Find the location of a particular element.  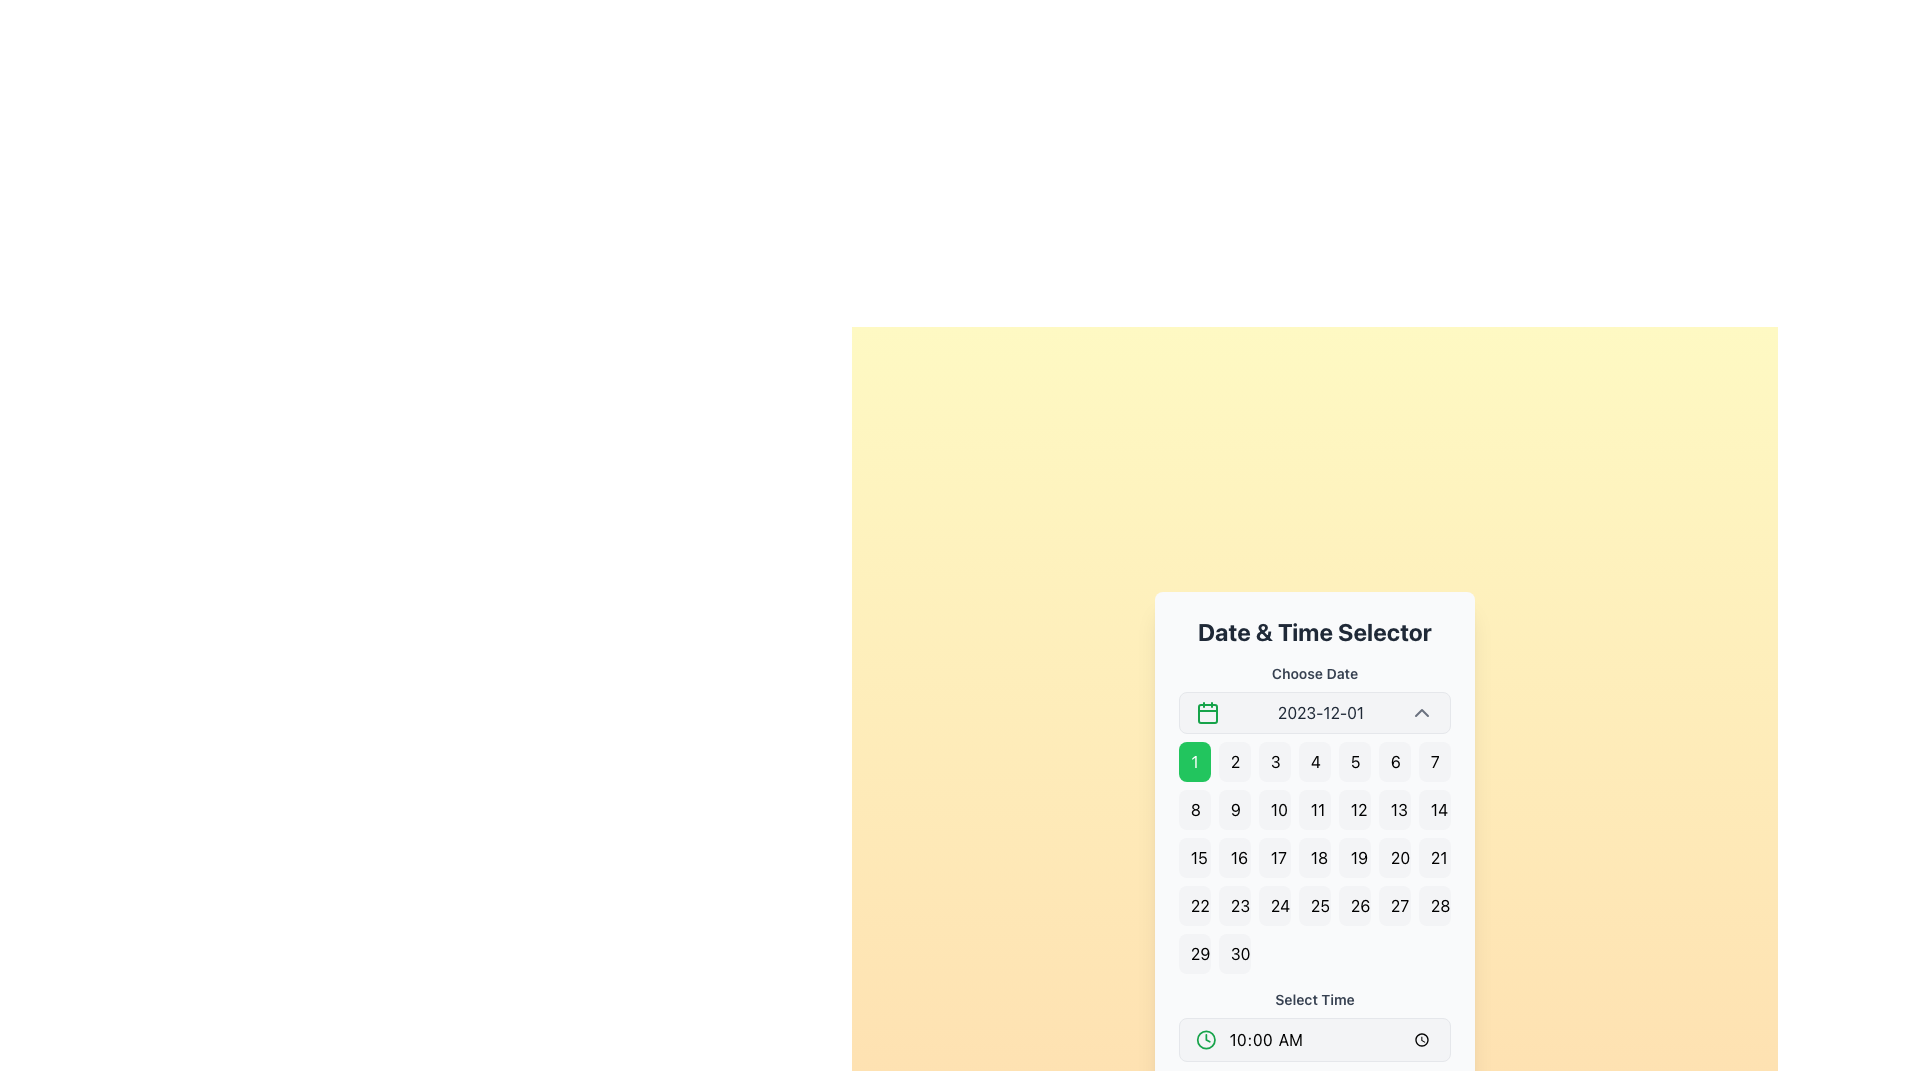

the rectangular button with the text '2' in black is located at coordinates (1233, 762).